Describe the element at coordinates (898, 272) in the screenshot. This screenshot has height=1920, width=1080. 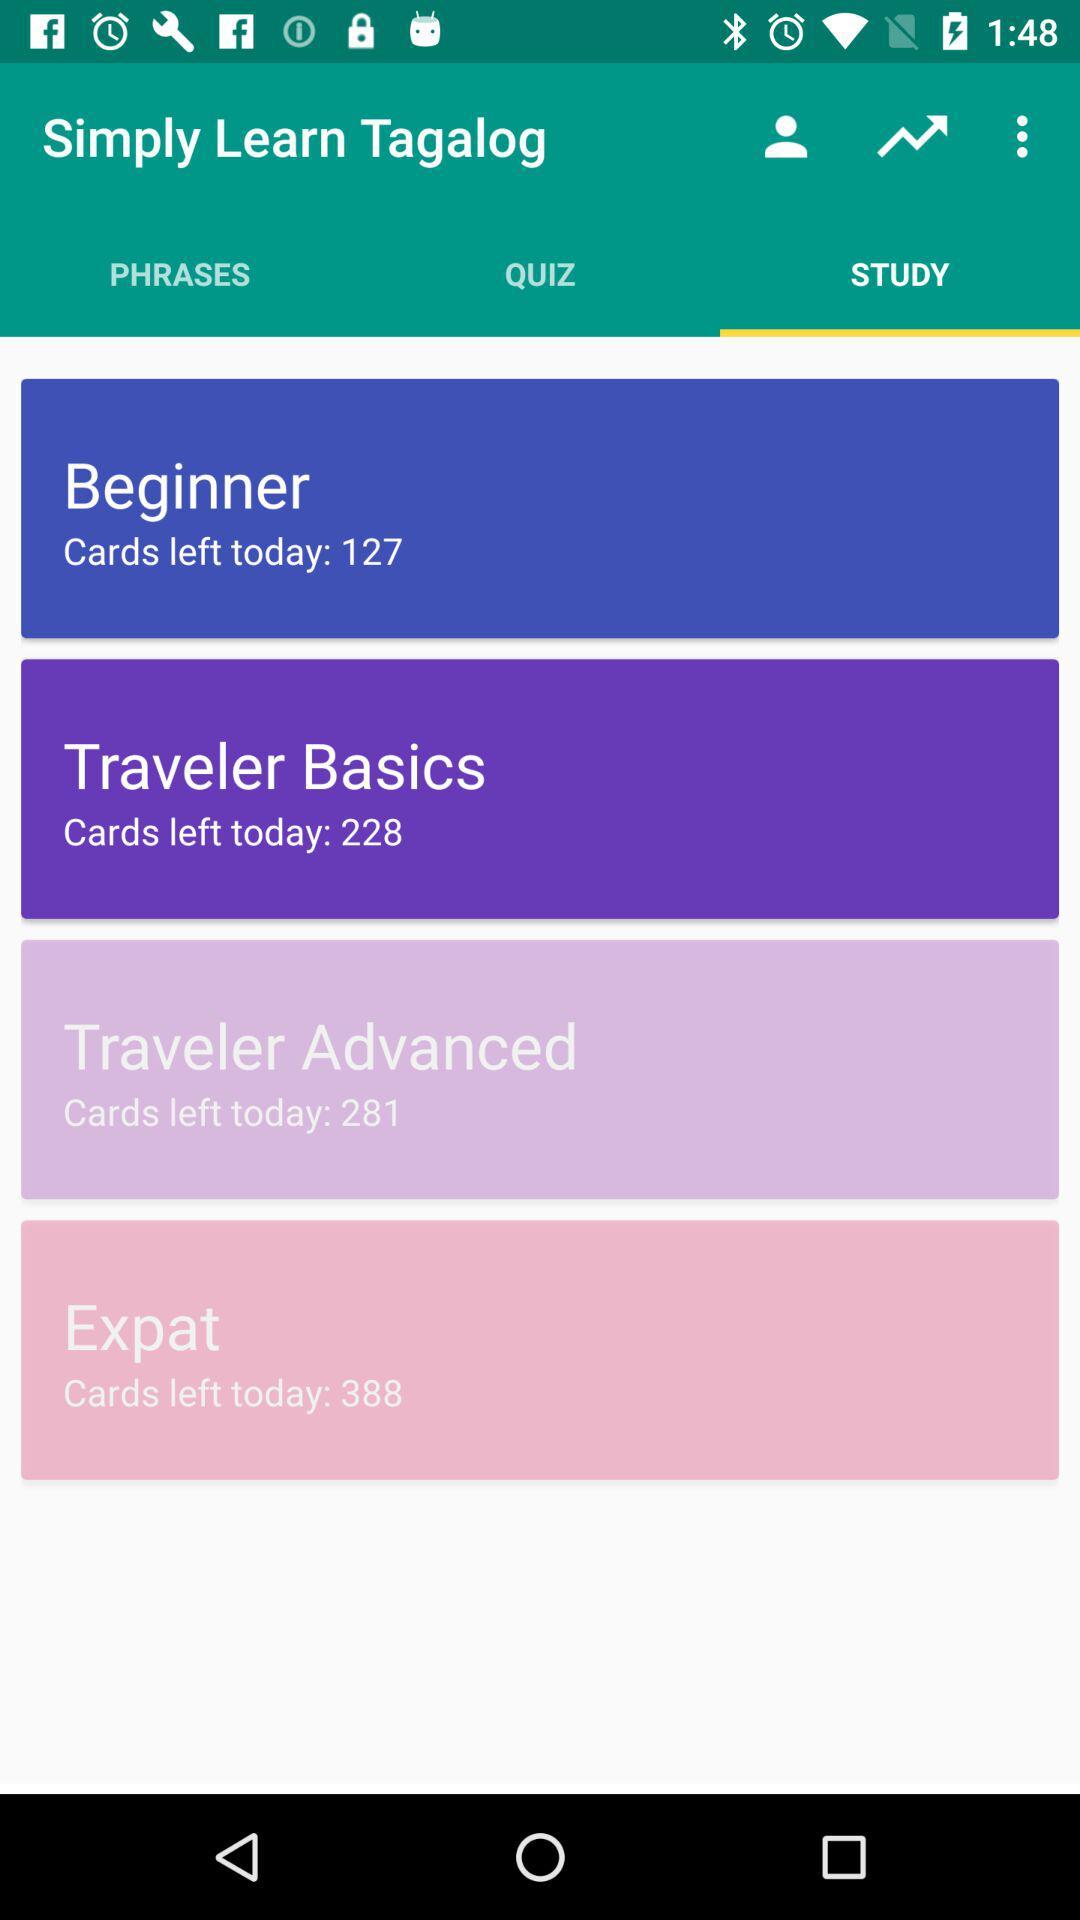
I see `option right side of quiz` at that location.